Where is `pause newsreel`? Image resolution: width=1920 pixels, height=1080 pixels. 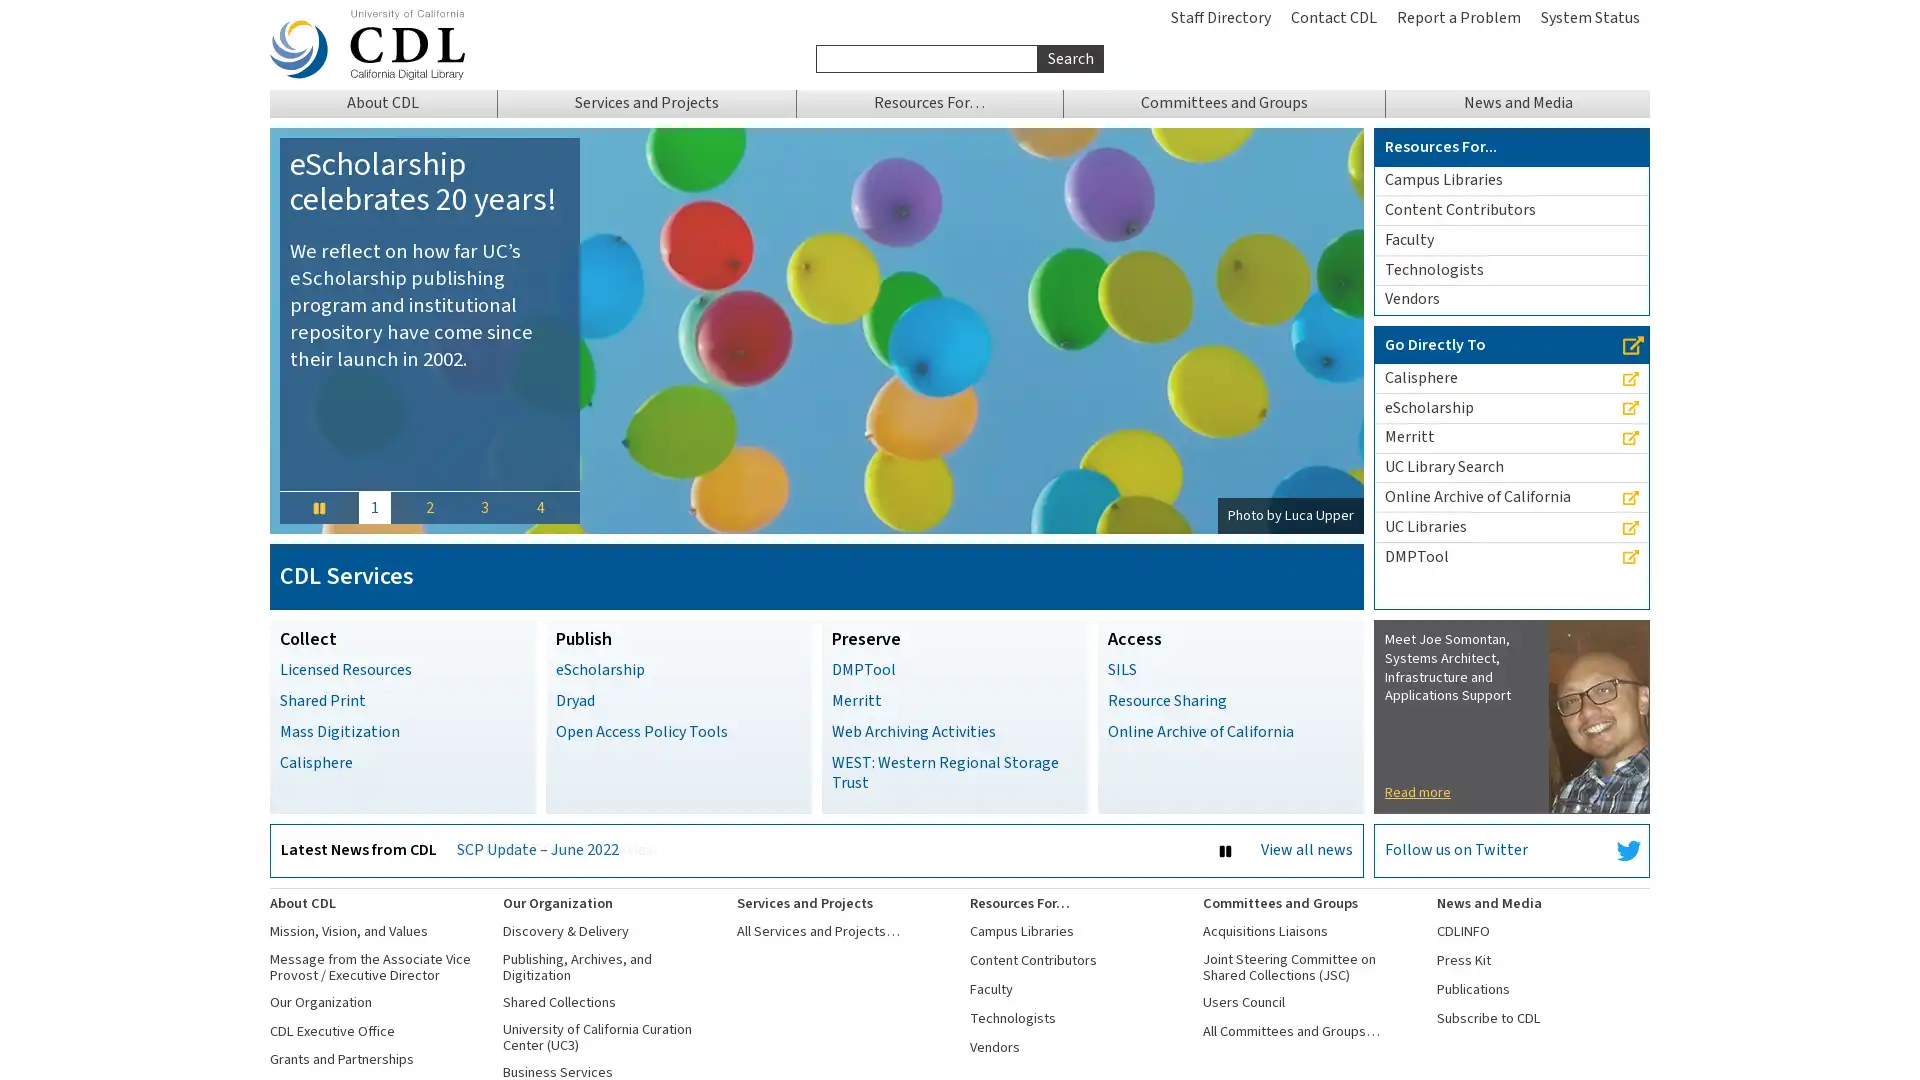
pause newsreel is located at coordinates (1223, 851).